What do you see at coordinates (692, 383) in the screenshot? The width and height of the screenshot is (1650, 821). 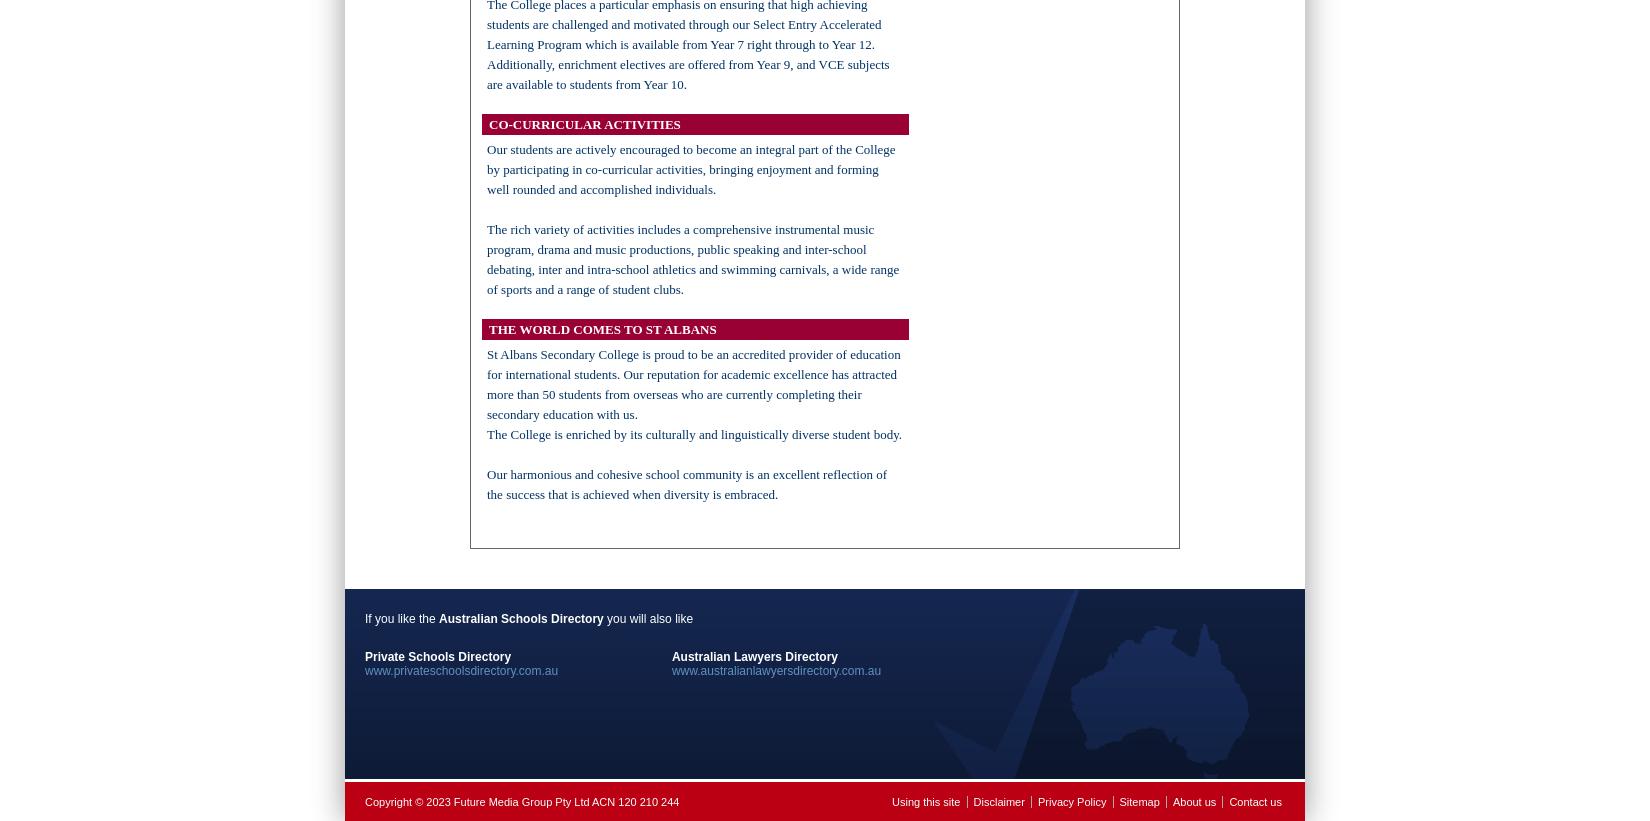 I see `'St Albans Secondary College is proud to be an accredited provider of education for international students. Our reputation for academic excellence has attracted more than 50 students from overseas who are currently completing their secondary education with us.'` at bounding box center [692, 383].